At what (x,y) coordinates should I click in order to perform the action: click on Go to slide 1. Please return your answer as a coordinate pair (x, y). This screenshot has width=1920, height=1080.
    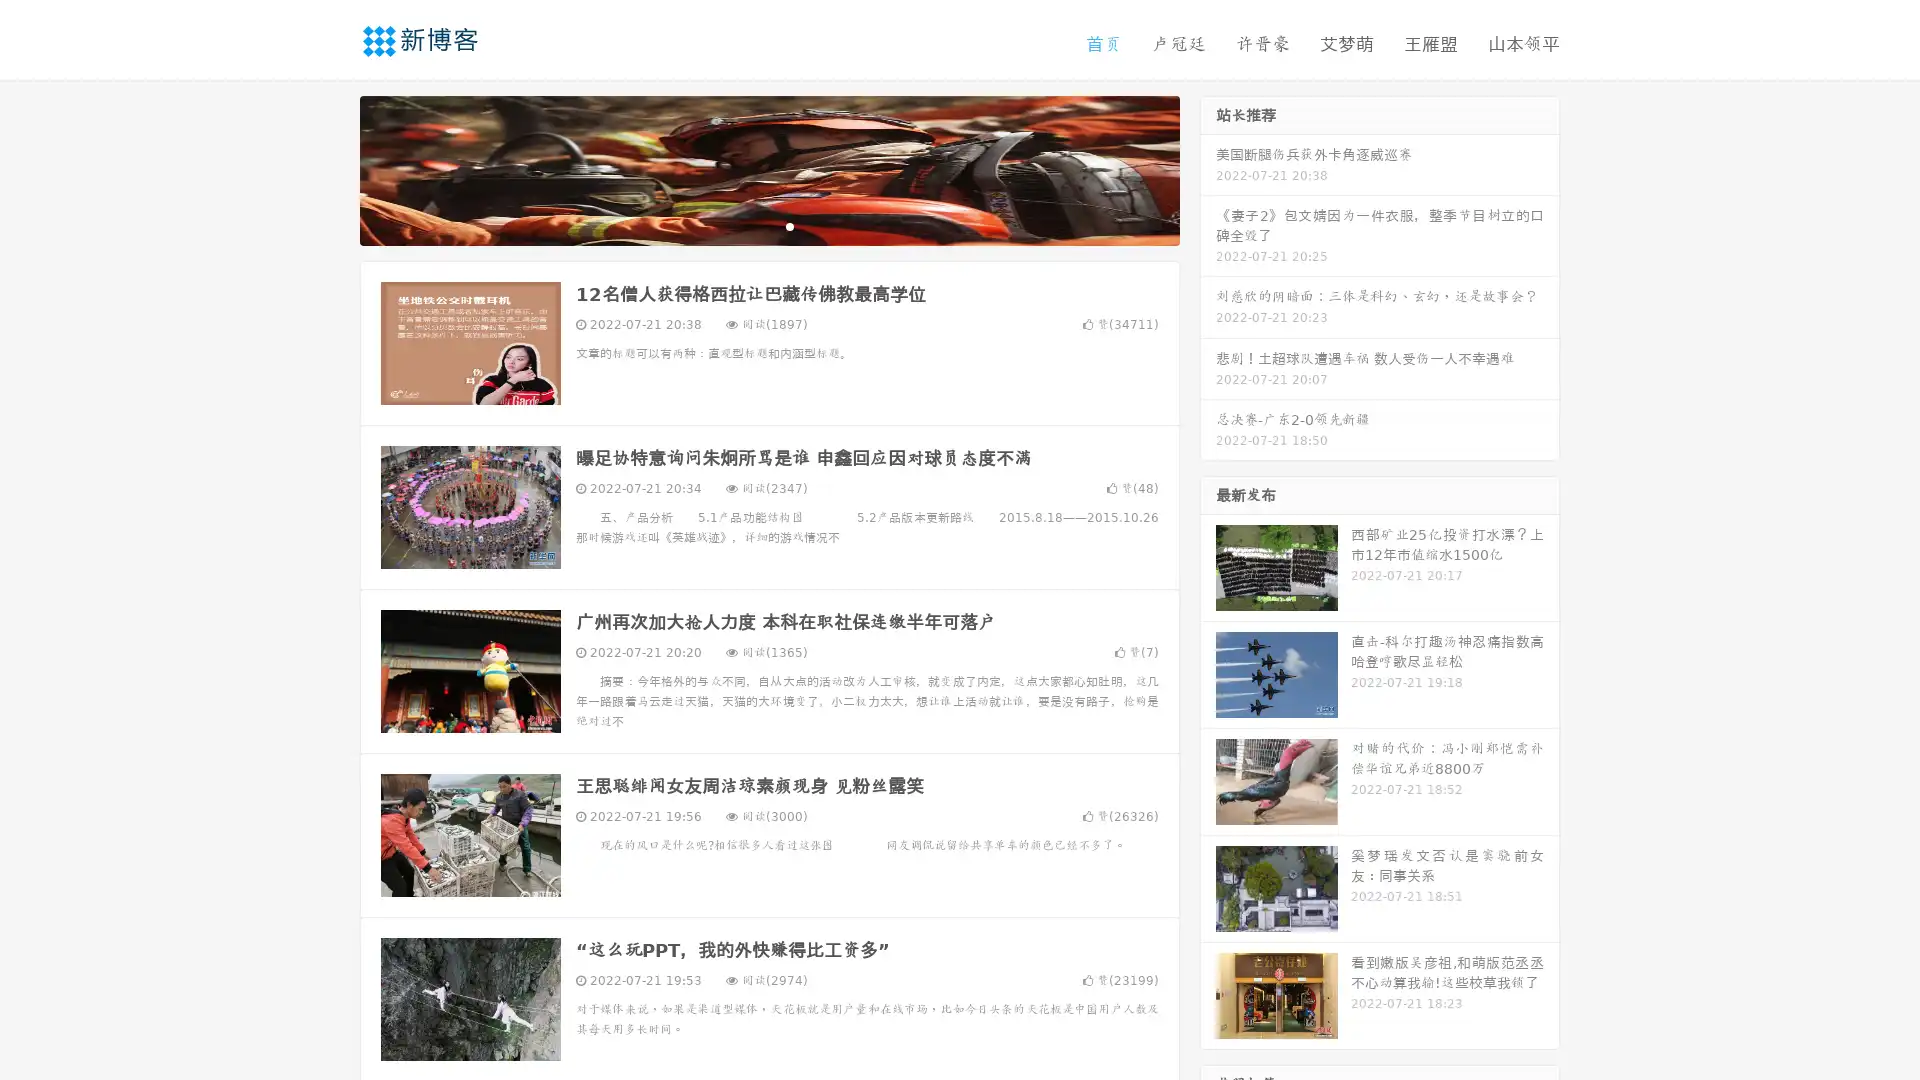
    Looking at the image, I should click on (748, 225).